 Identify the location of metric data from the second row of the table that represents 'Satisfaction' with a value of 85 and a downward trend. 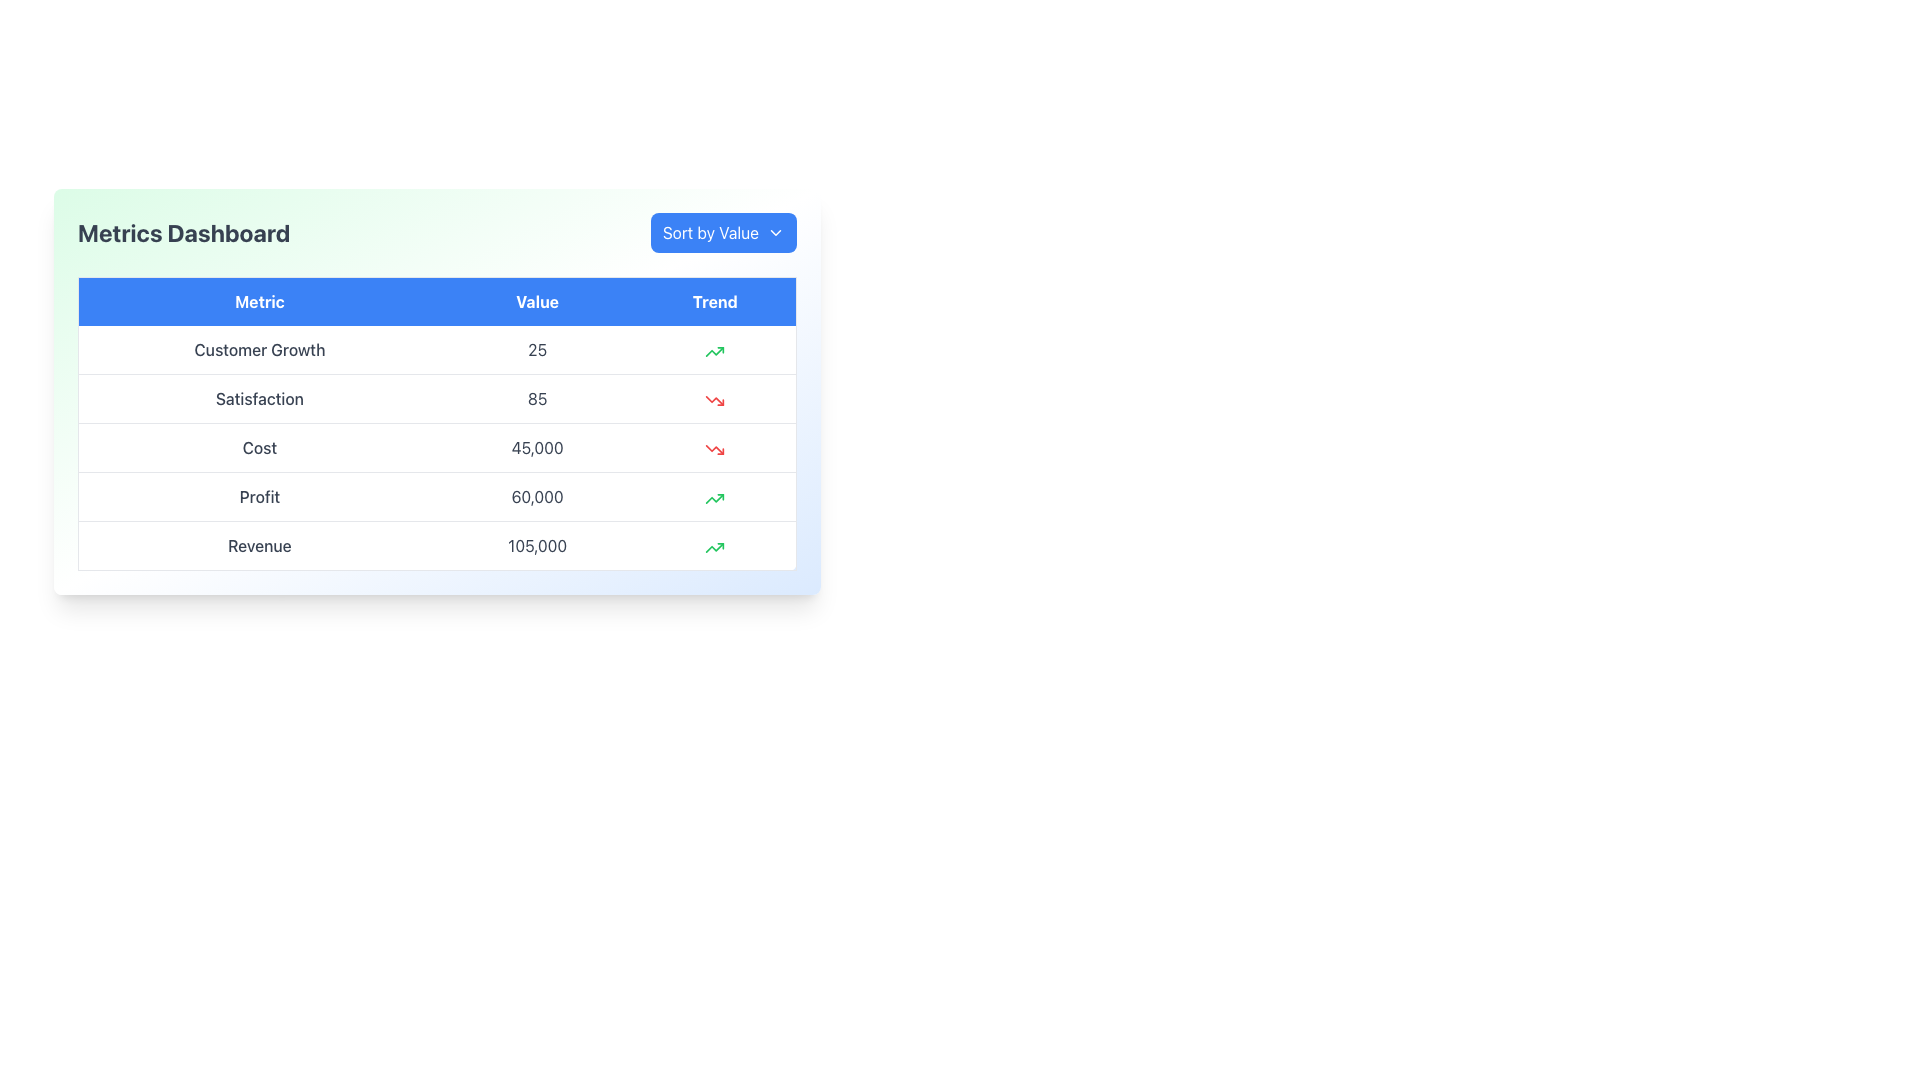
(436, 398).